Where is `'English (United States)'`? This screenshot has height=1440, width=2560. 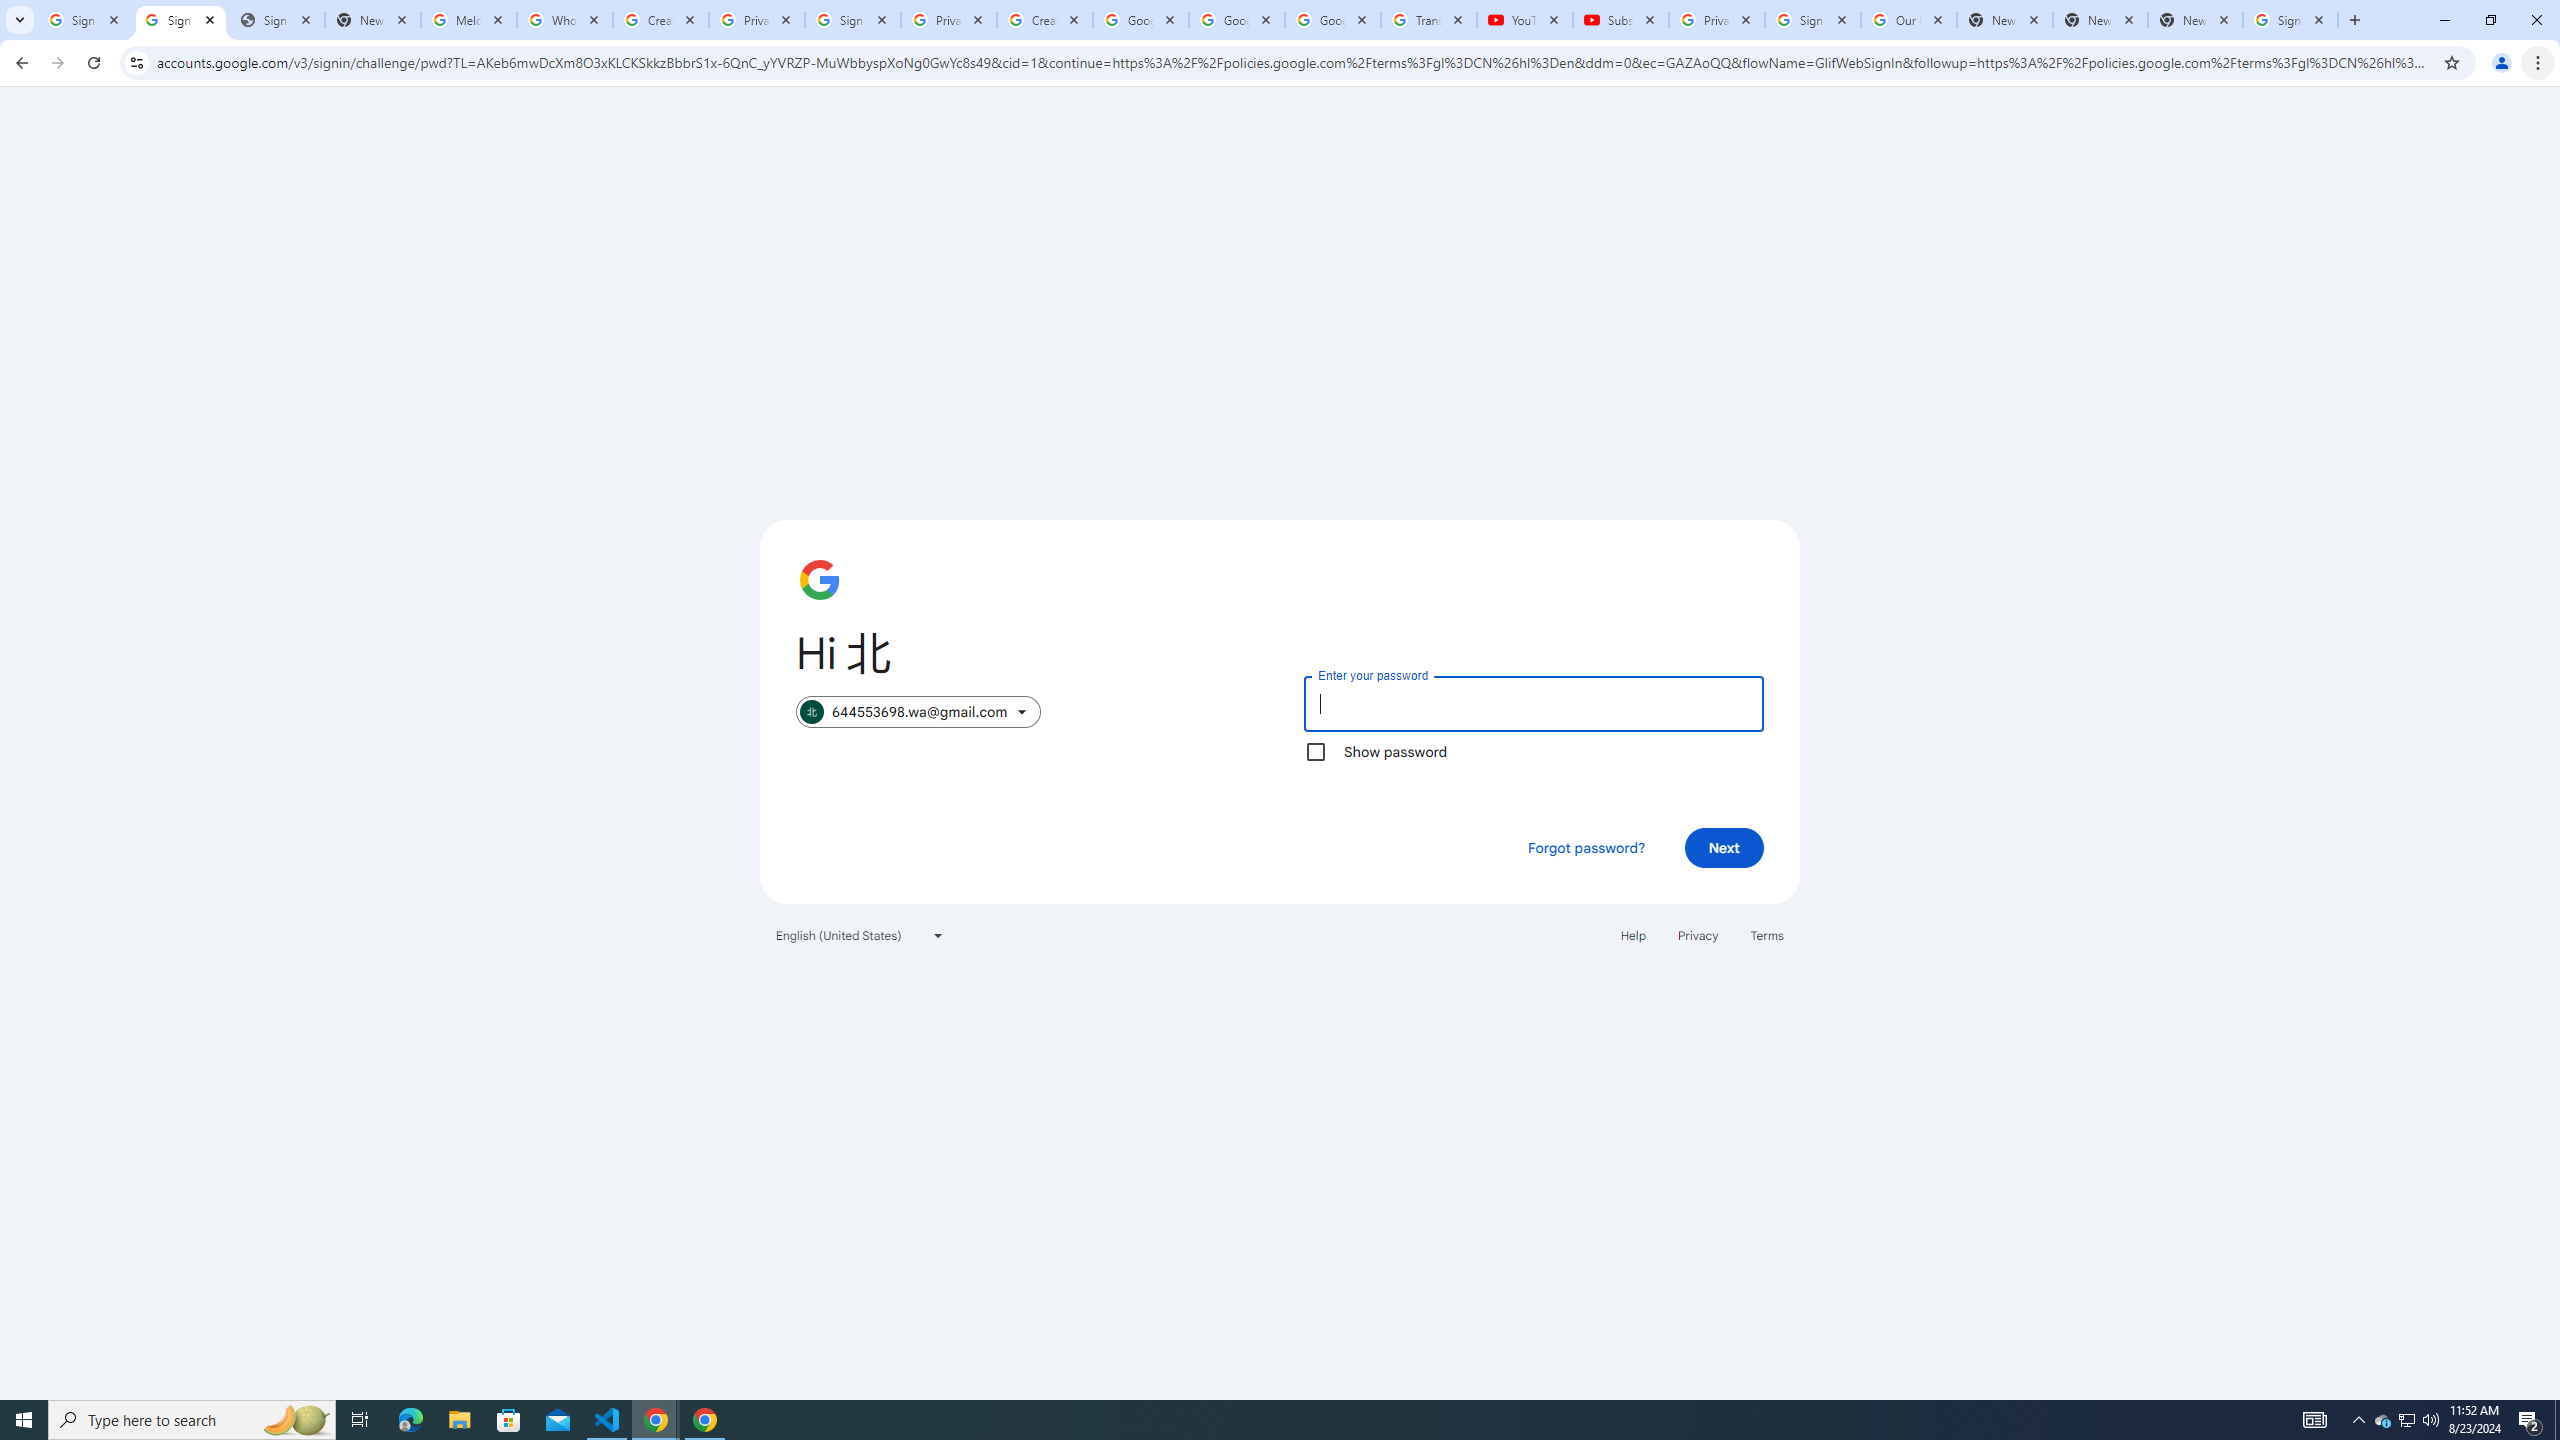
'English (United States)' is located at coordinates (860, 934).